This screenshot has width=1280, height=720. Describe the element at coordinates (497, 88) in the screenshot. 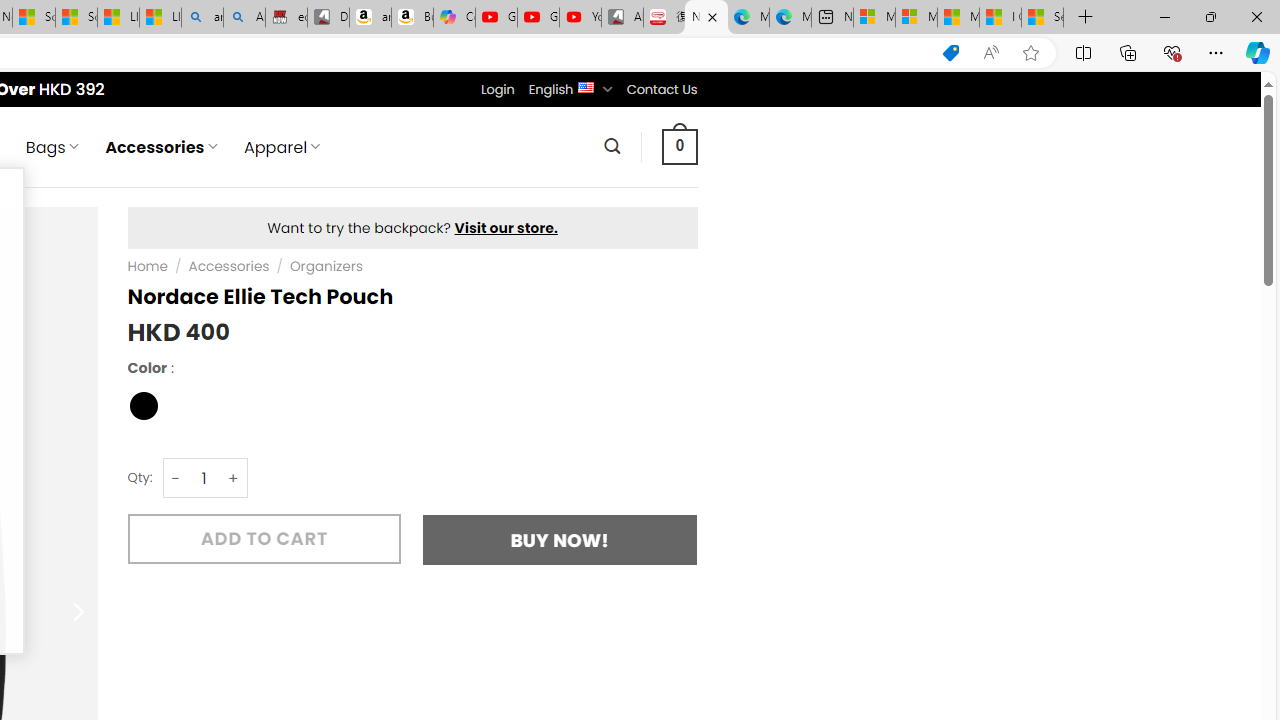

I see `'Login'` at that location.